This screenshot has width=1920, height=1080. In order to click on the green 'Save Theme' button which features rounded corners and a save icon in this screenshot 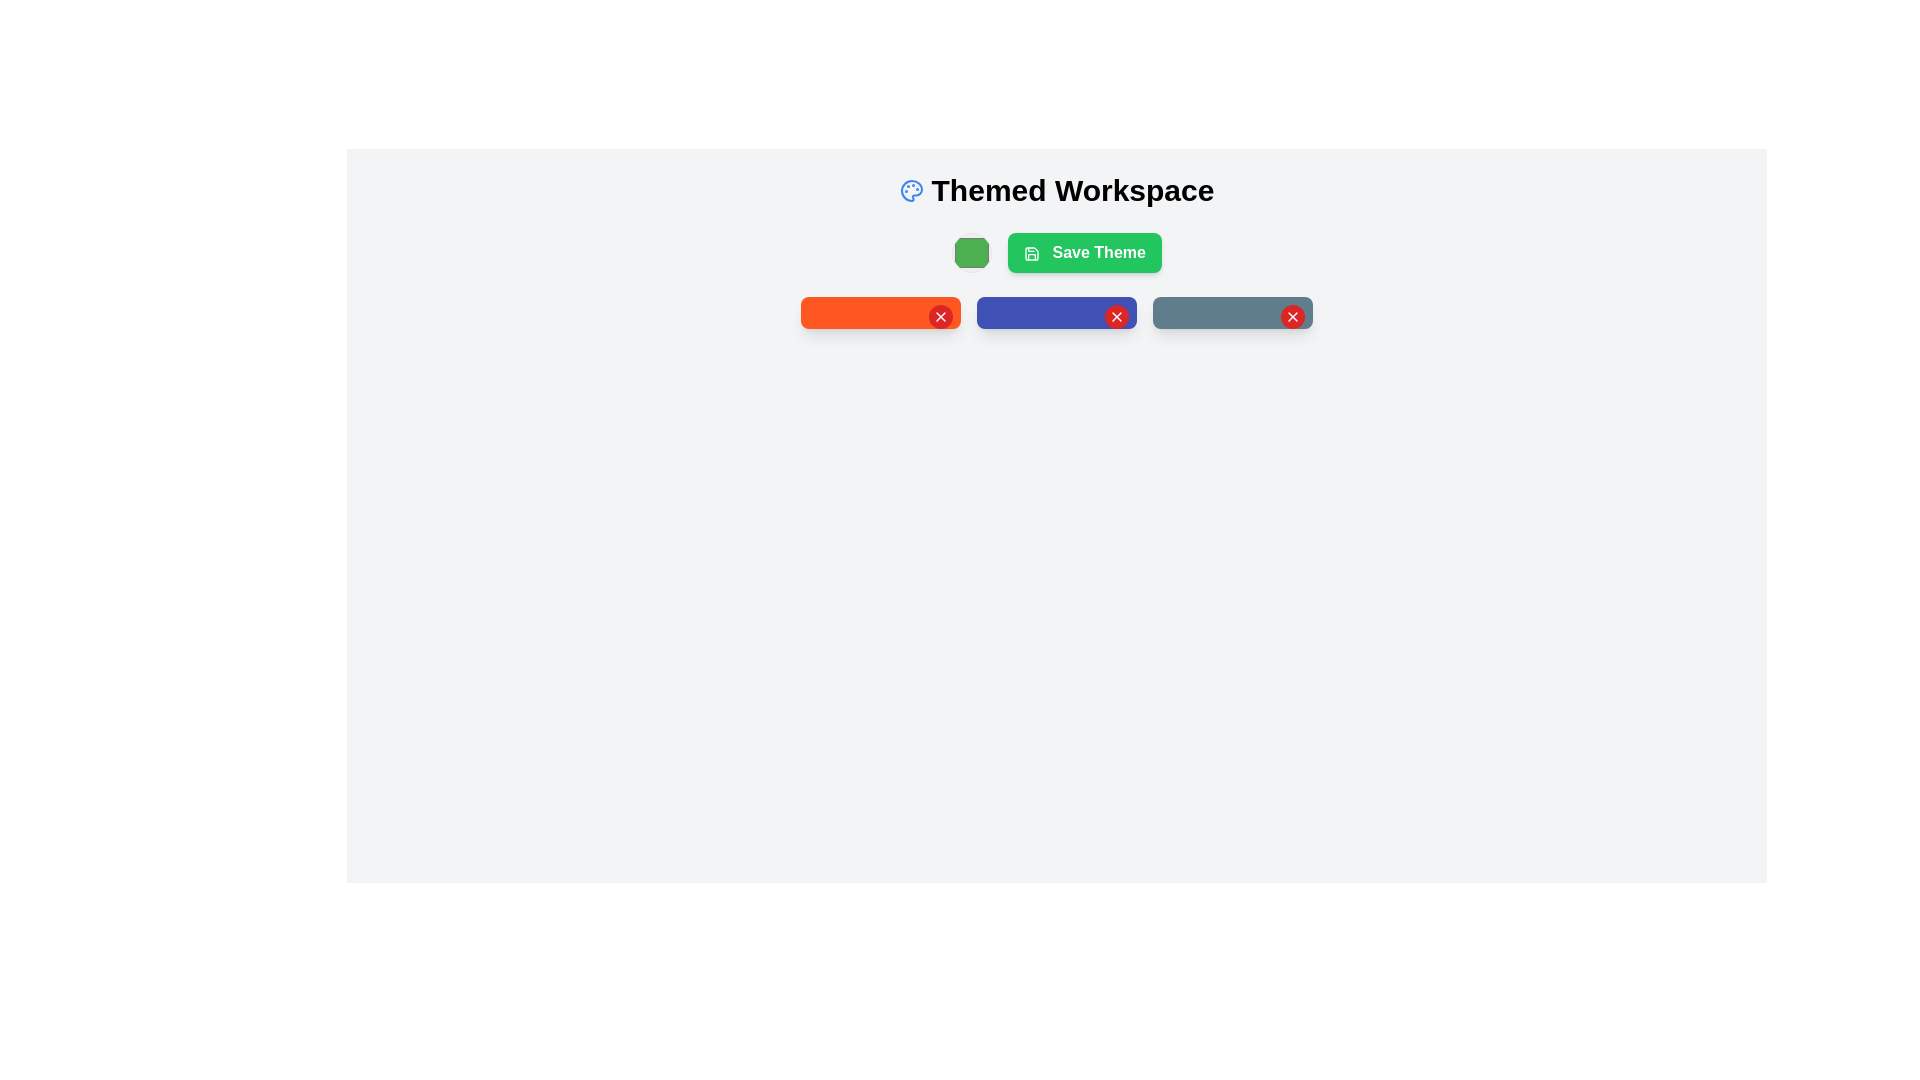, I will do `click(1083, 252)`.